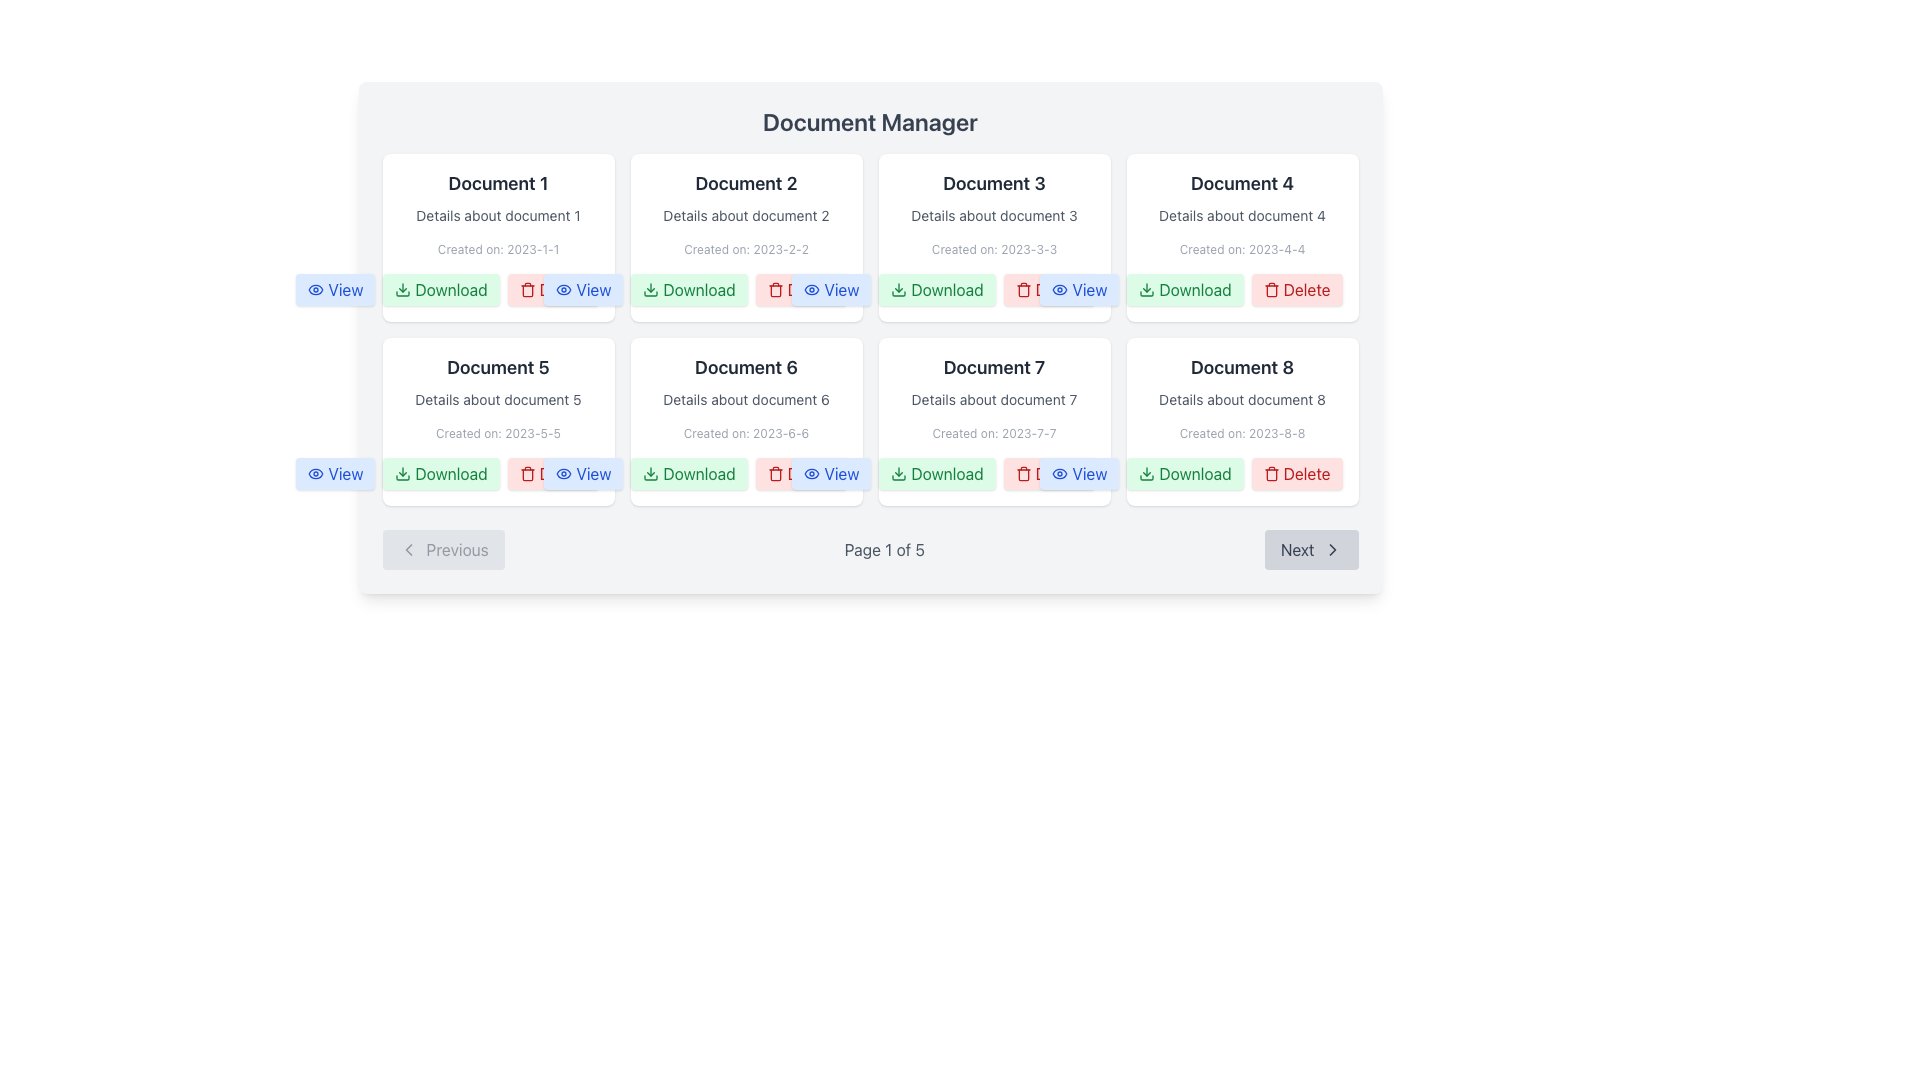  I want to click on the 'View' button located, so click(1079, 289).